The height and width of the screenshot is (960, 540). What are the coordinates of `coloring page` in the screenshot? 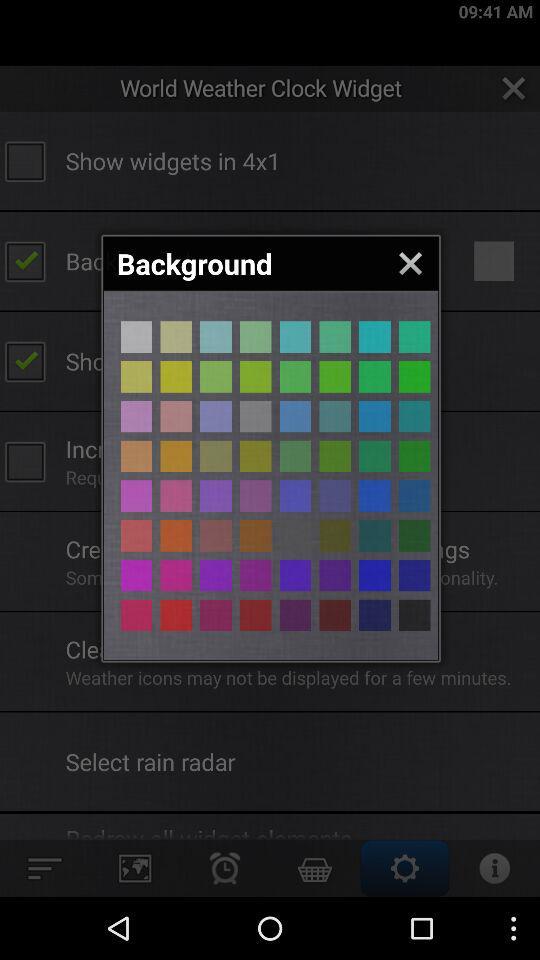 It's located at (335, 614).